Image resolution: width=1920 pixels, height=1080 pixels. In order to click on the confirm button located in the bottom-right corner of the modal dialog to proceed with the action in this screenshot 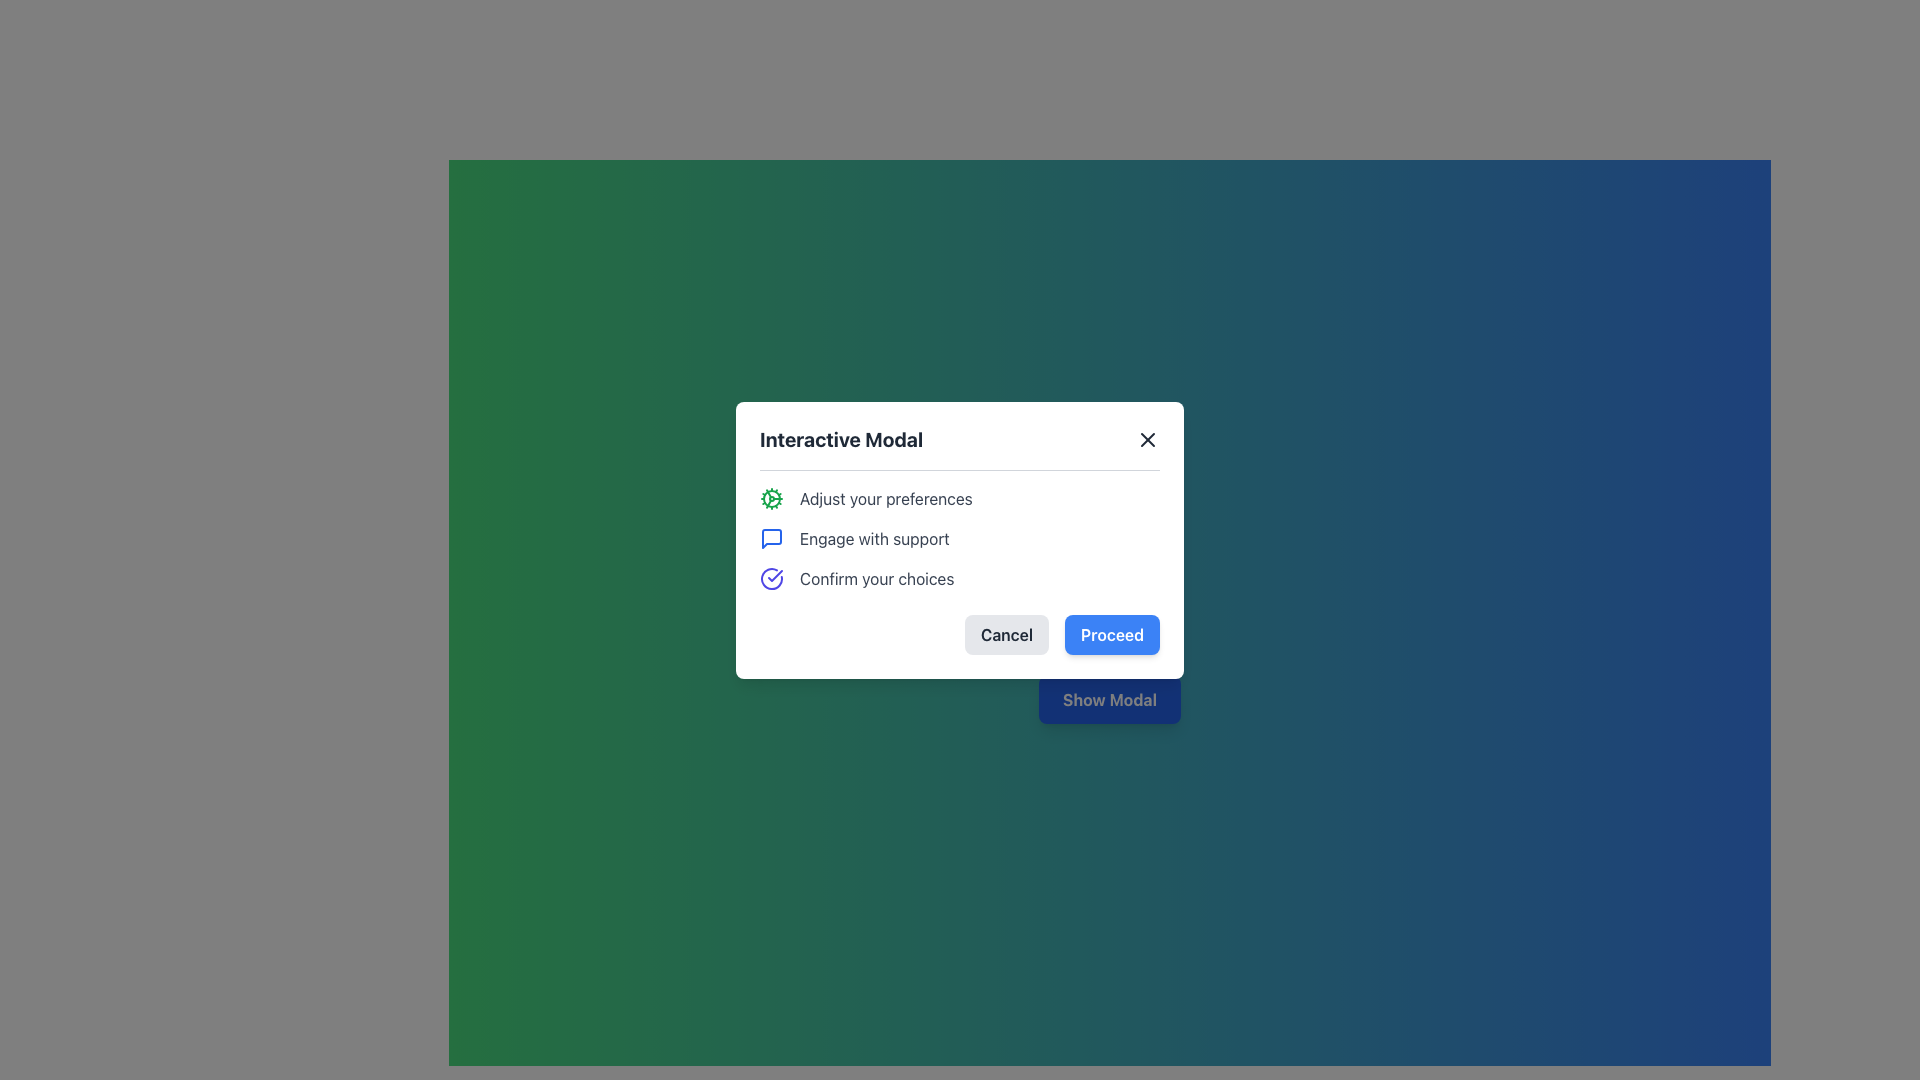, I will do `click(1111, 634)`.